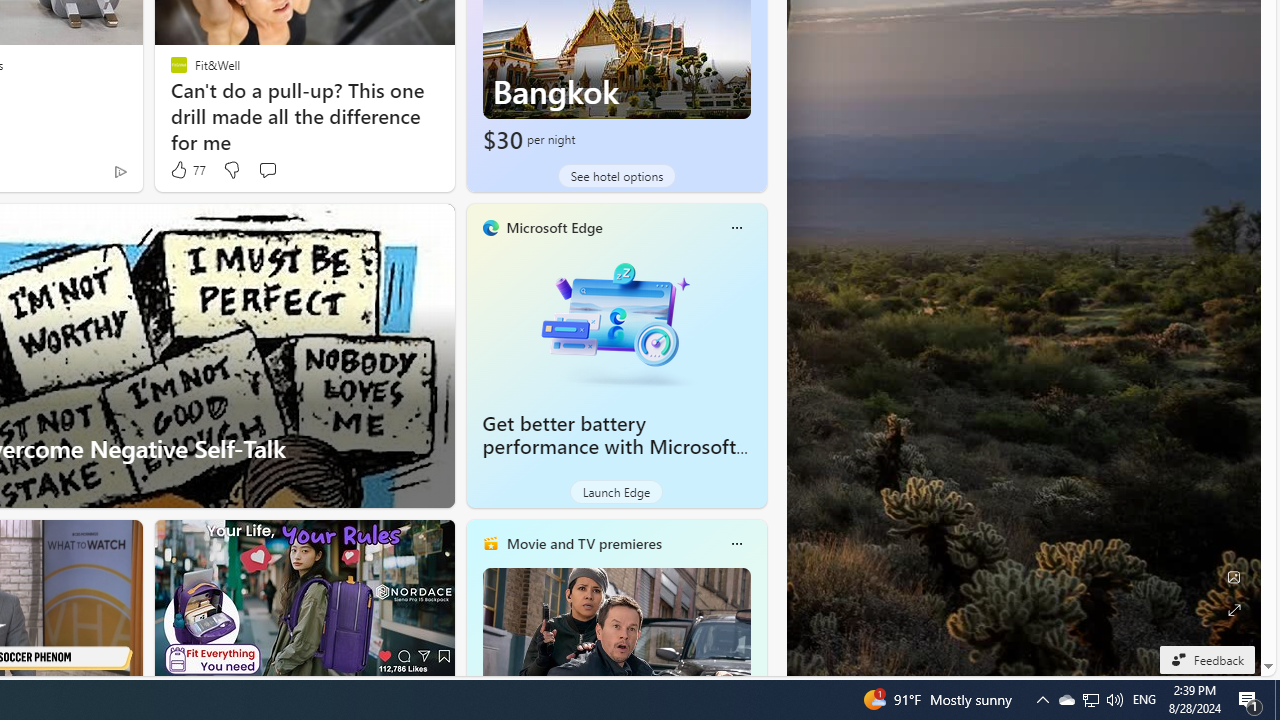 The image size is (1280, 720). Describe the element at coordinates (582, 543) in the screenshot. I see `'Movie and TV premieres'` at that location.